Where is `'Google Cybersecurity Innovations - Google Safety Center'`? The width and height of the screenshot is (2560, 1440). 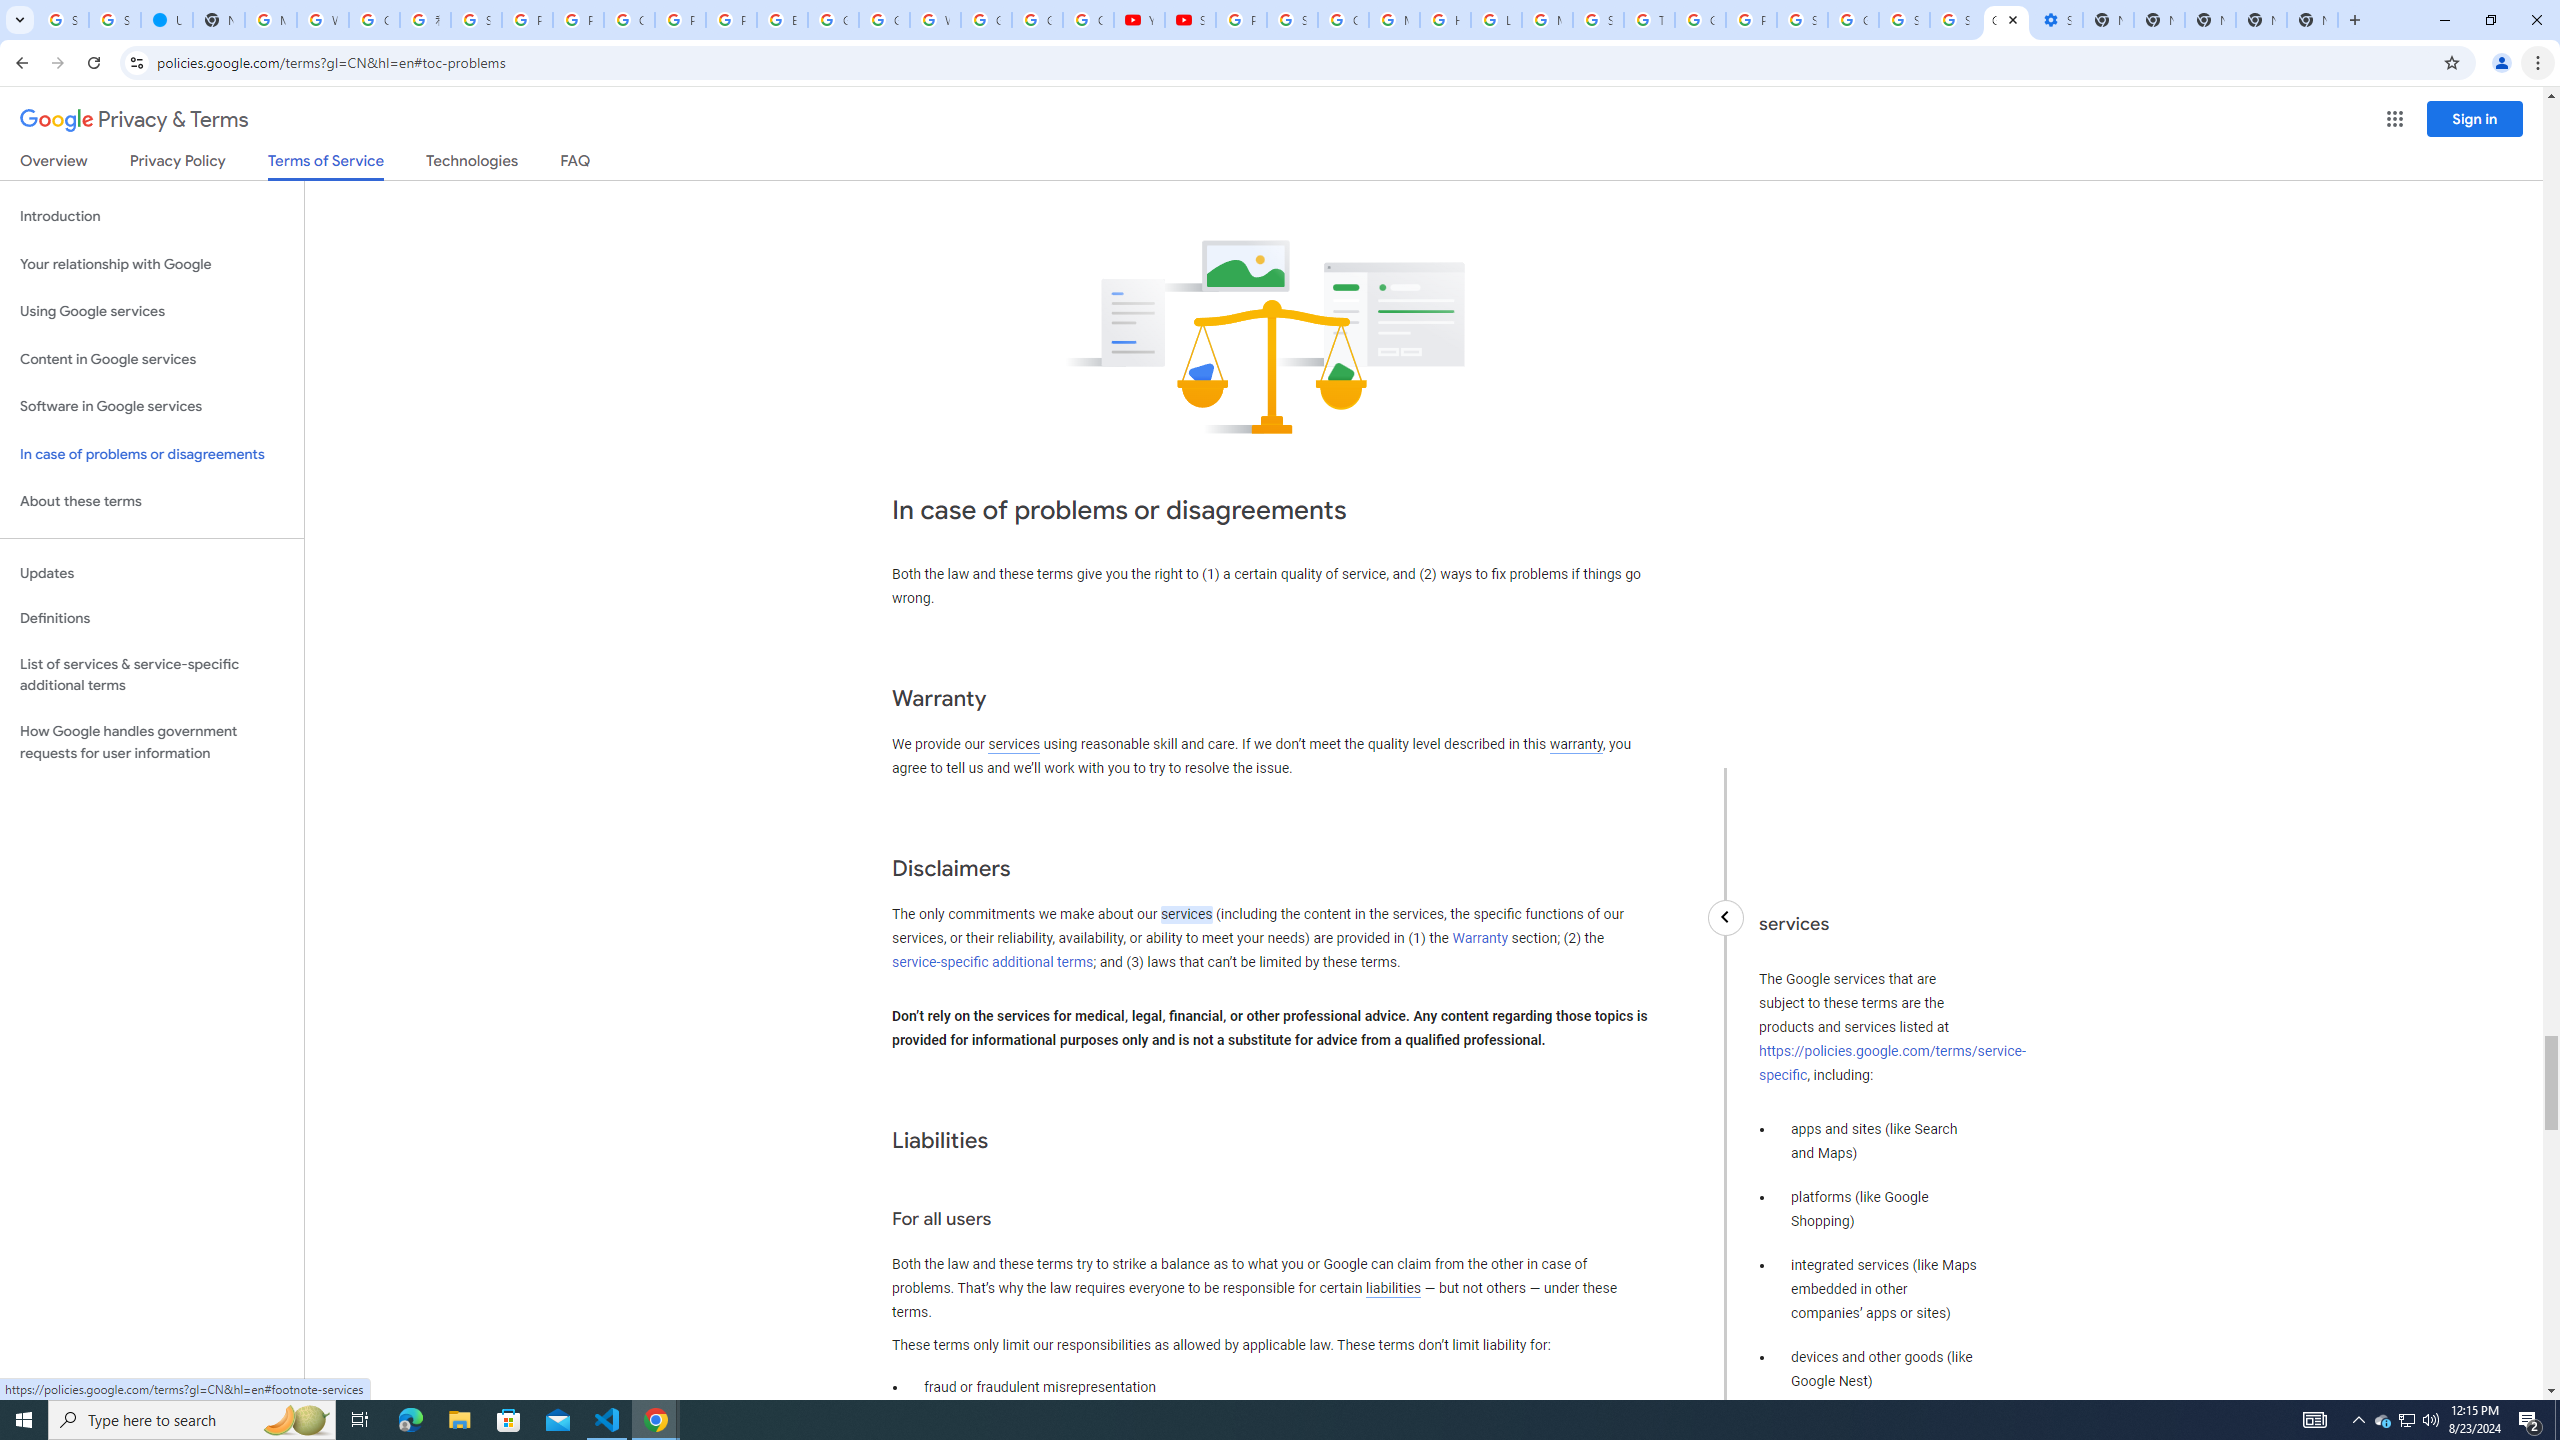
'Google Cybersecurity Innovations - Google Safety Center' is located at coordinates (1854, 19).